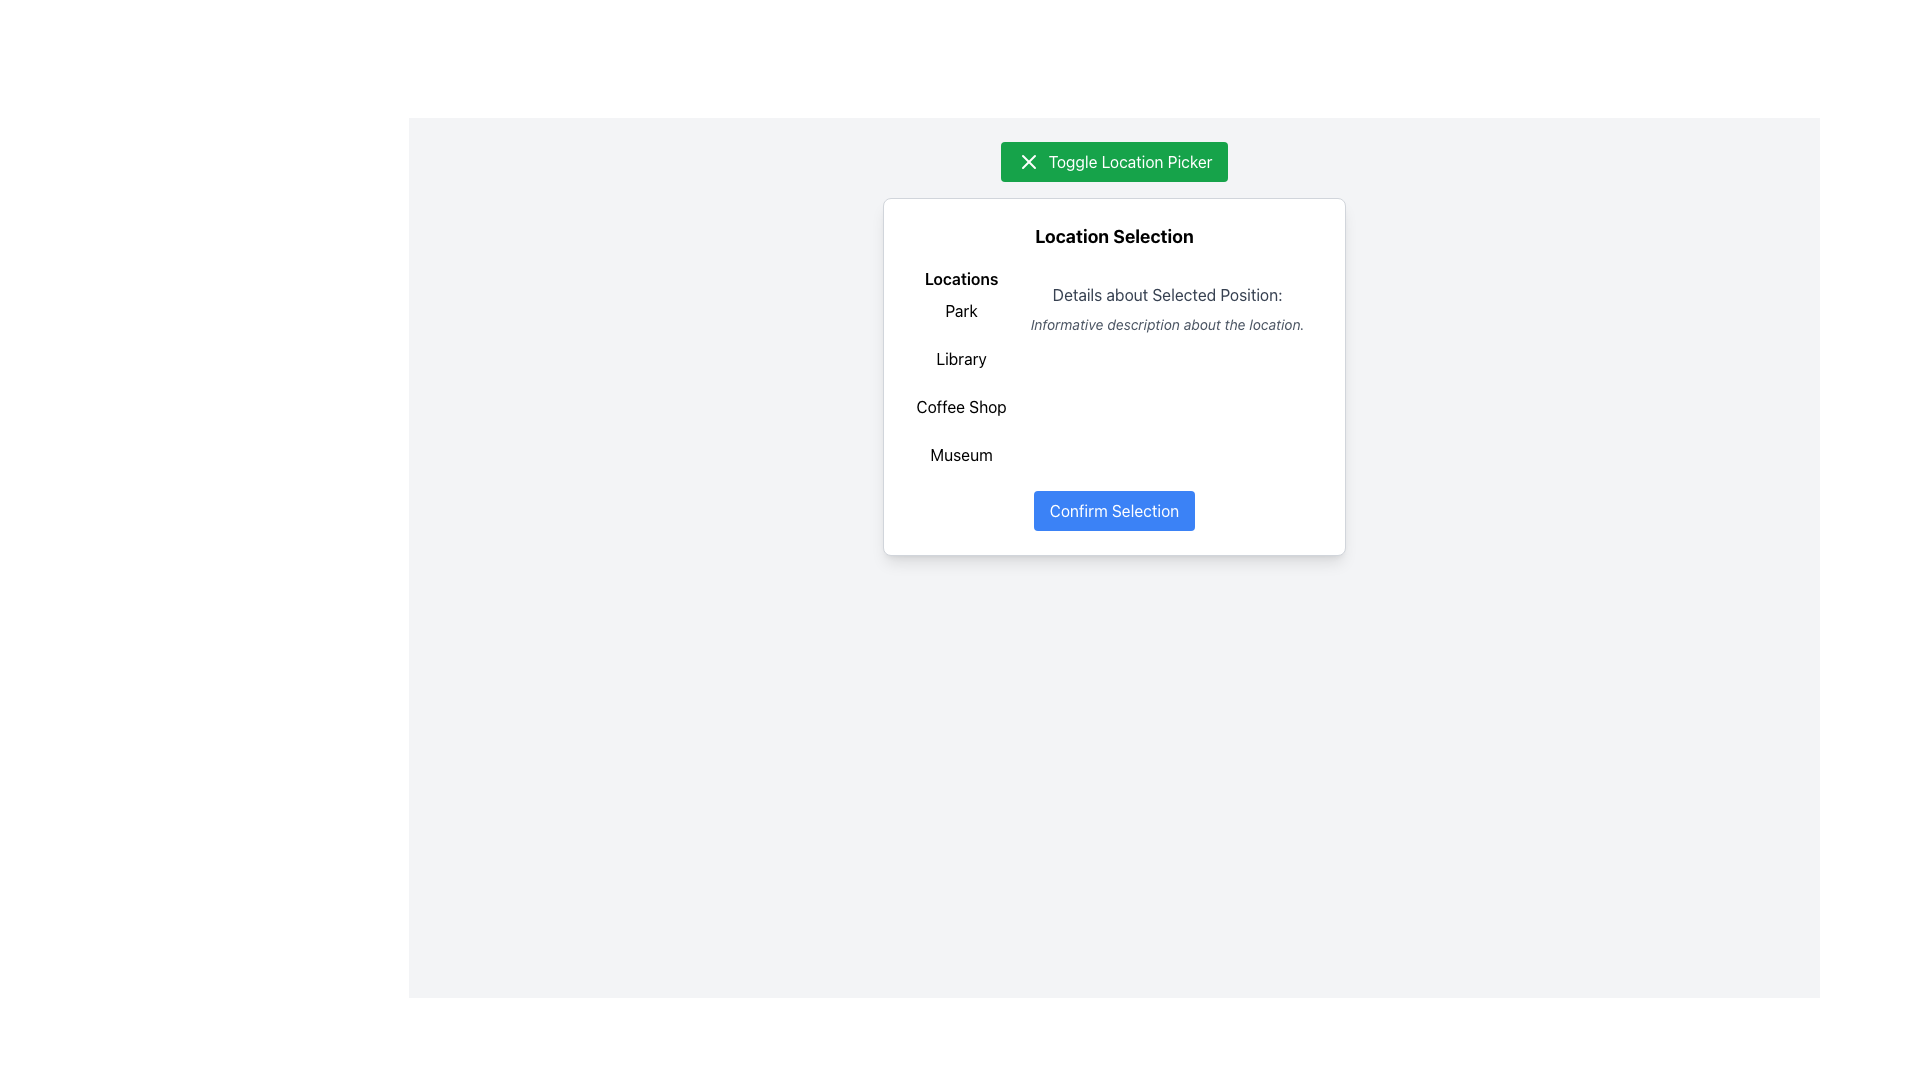 Image resolution: width=1920 pixels, height=1080 pixels. I want to click on the contextual text element that provides additional information about the selected position, located within a modal below the title 'Details about Selected Position:', so click(1167, 323).